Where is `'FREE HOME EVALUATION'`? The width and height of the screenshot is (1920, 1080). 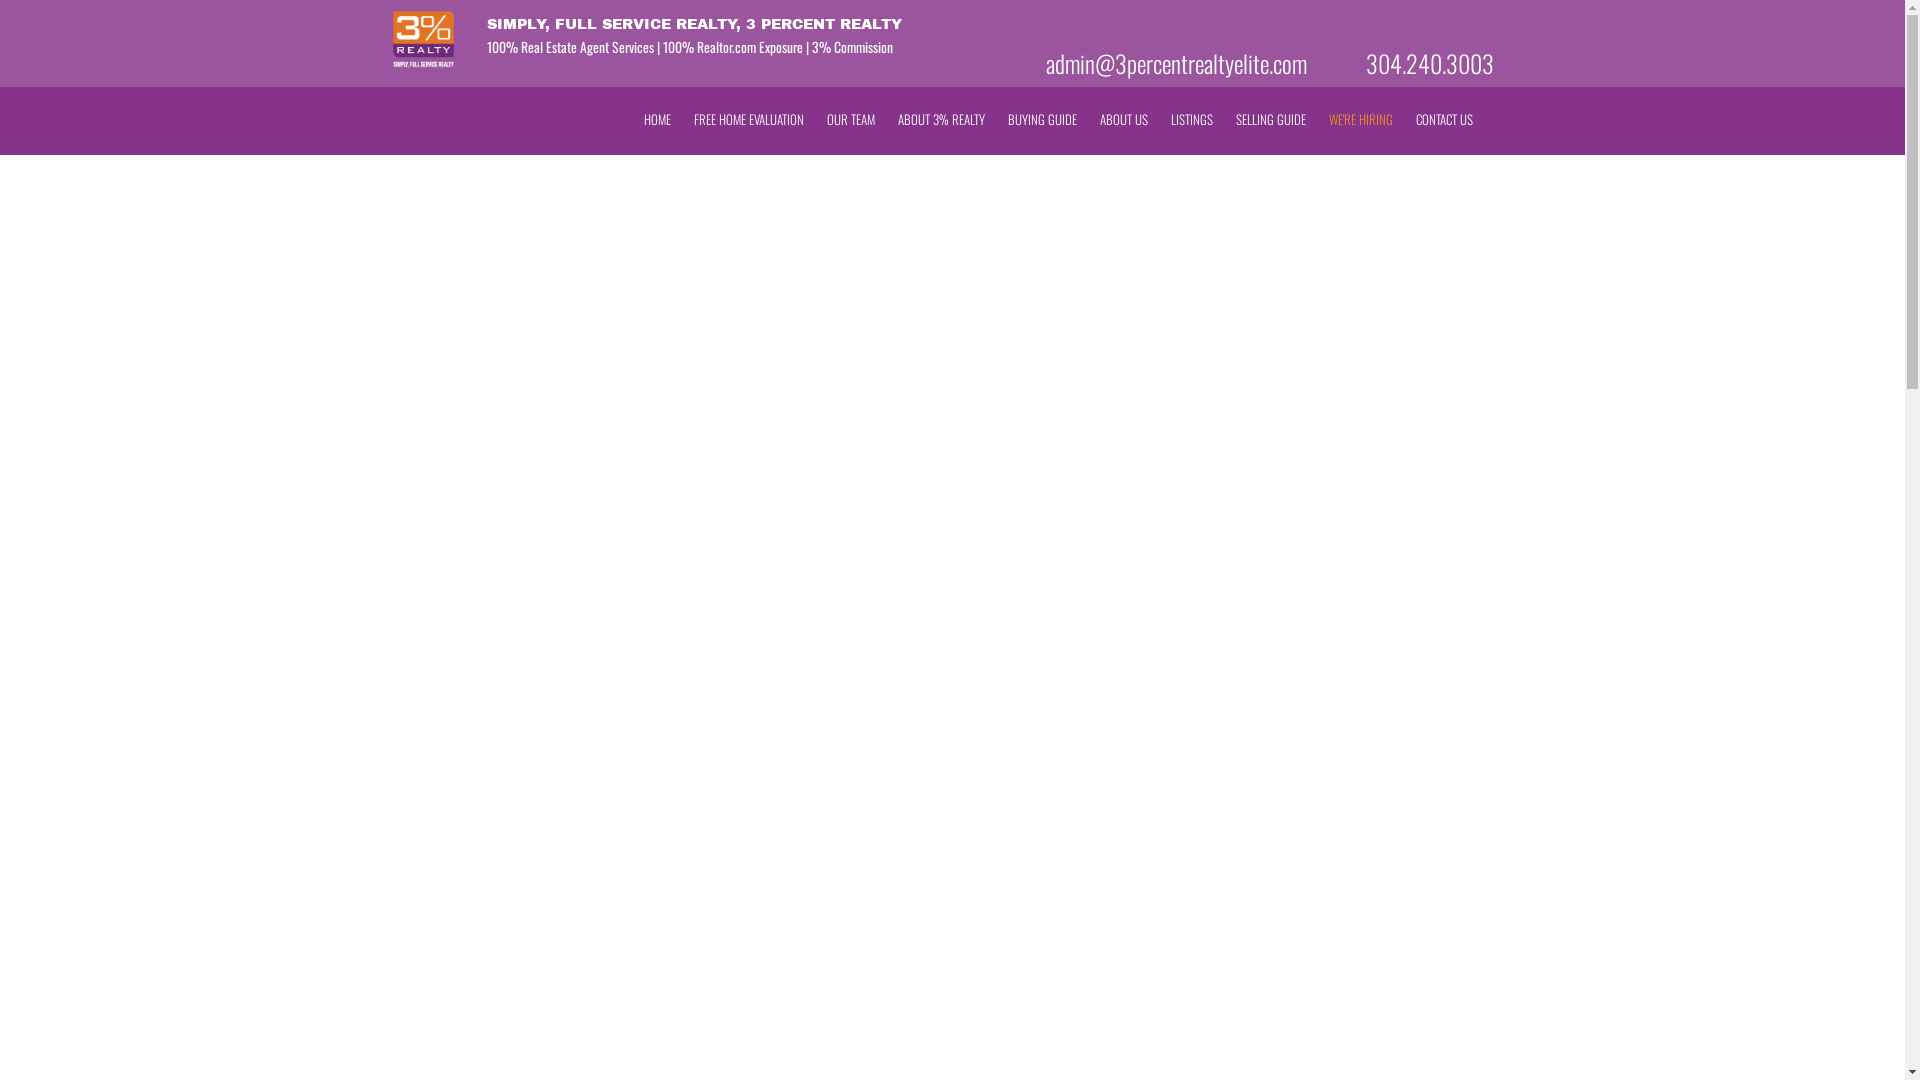
'FREE HOME EVALUATION' is located at coordinates (747, 119).